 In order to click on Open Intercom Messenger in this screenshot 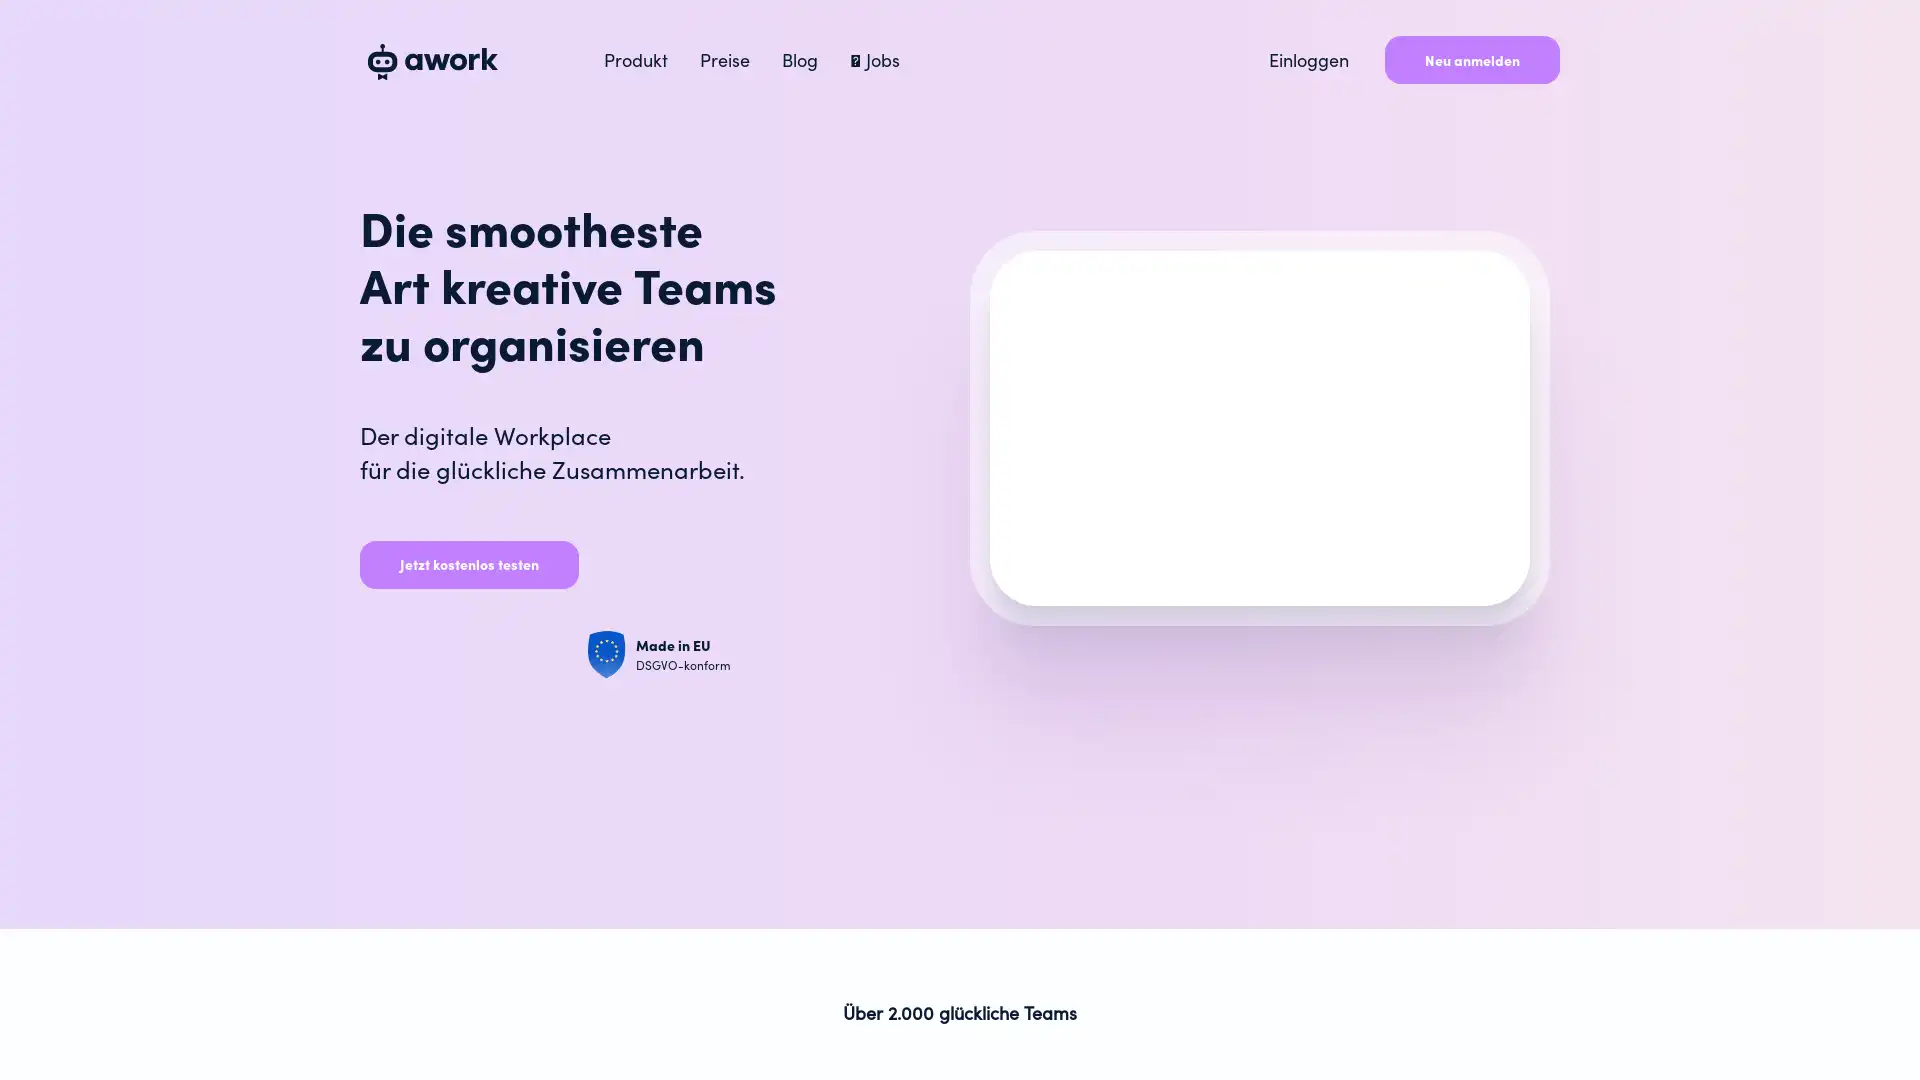, I will do `click(1869, 1029)`.